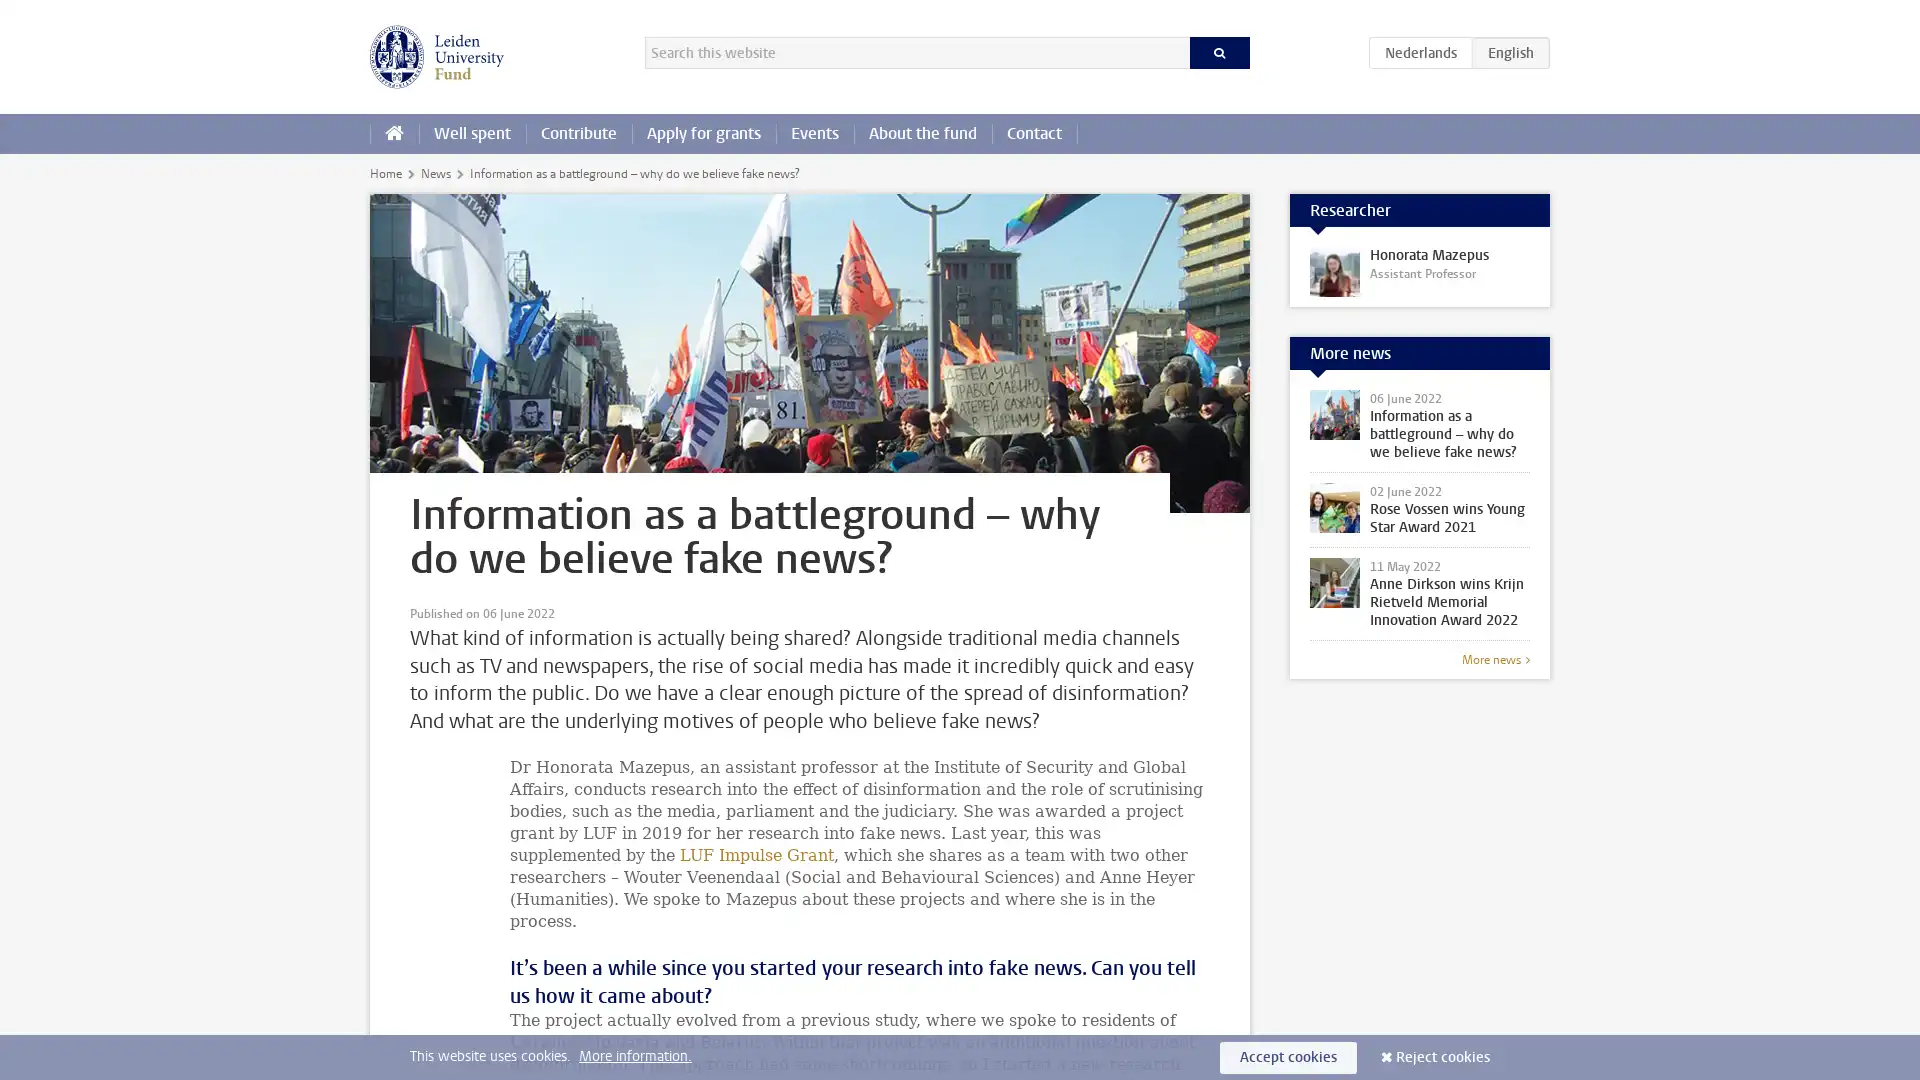 Image resolution: width=1920 pixels, height=1080 pixels. I want to click on Accept cookies, so click(1288, 1056).